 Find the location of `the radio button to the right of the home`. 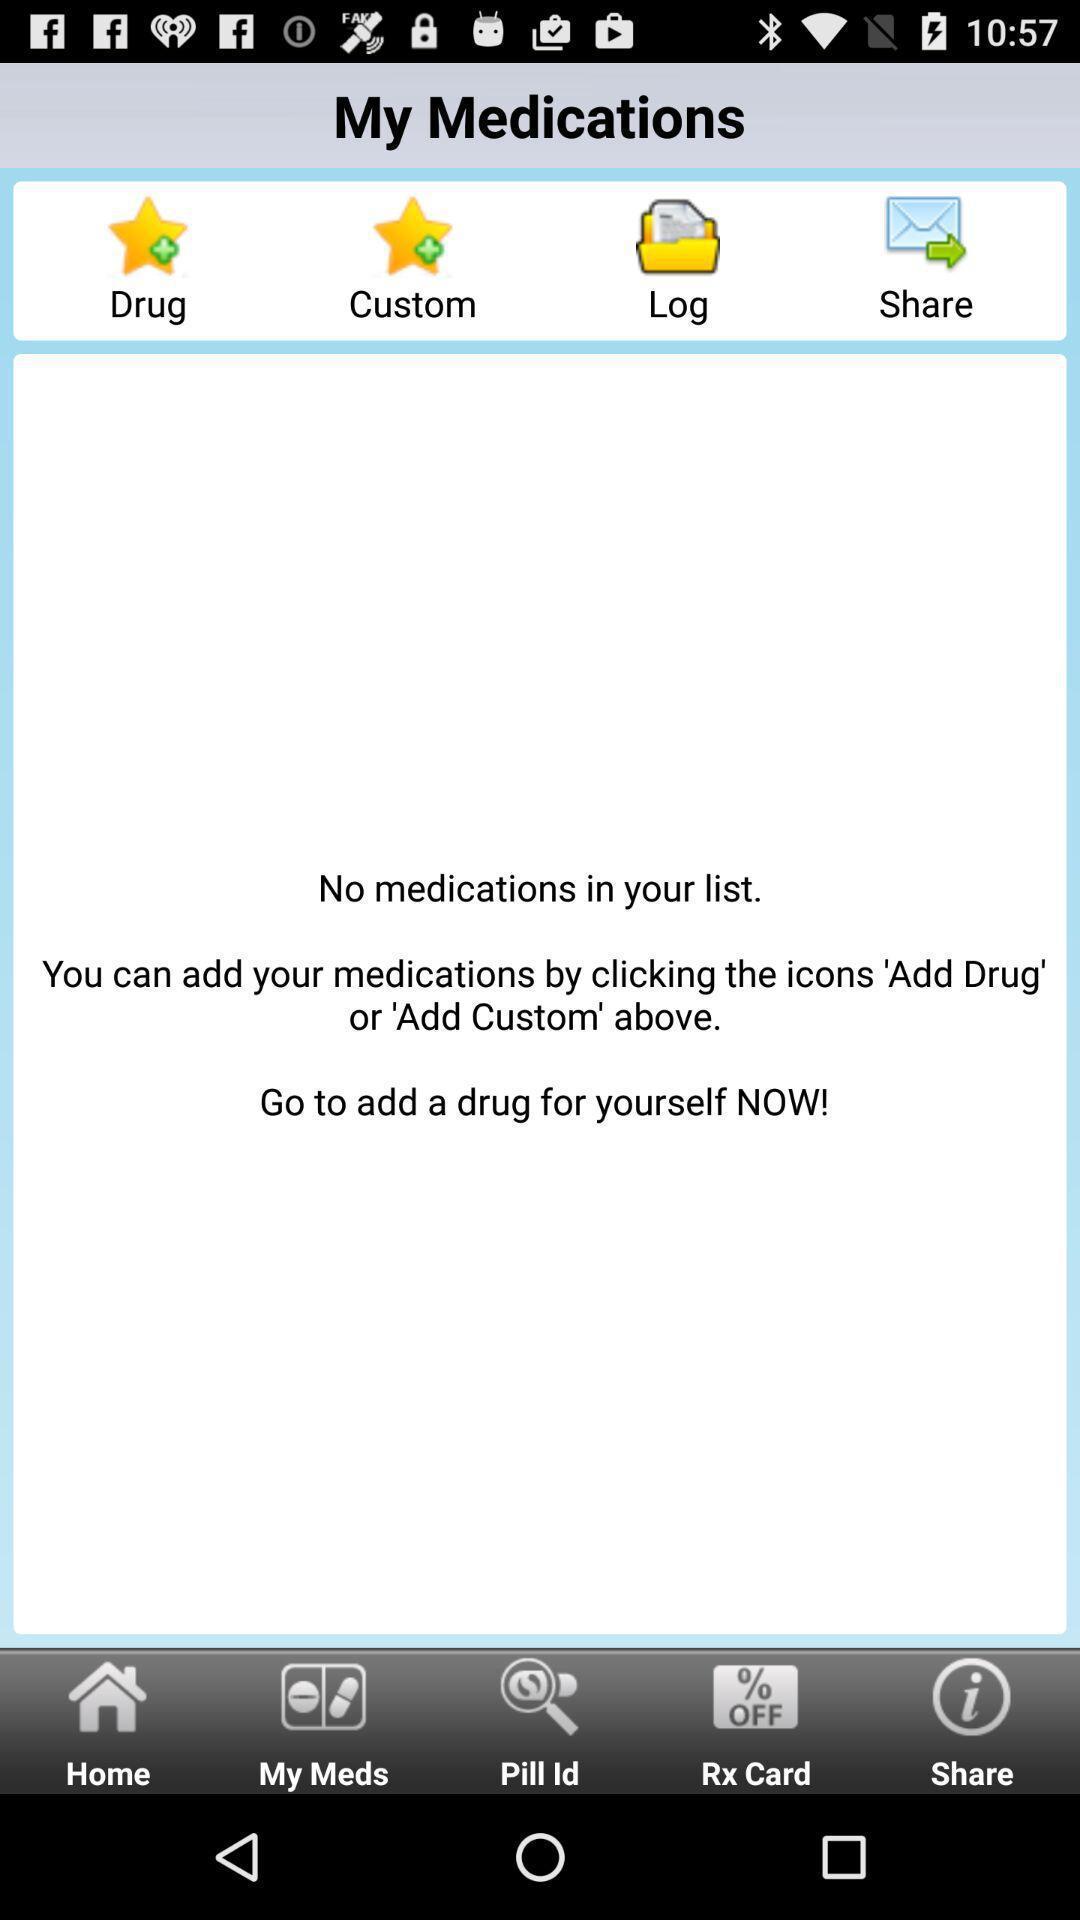

the radio button to the right of the home is located at coordinates (323, 1719).